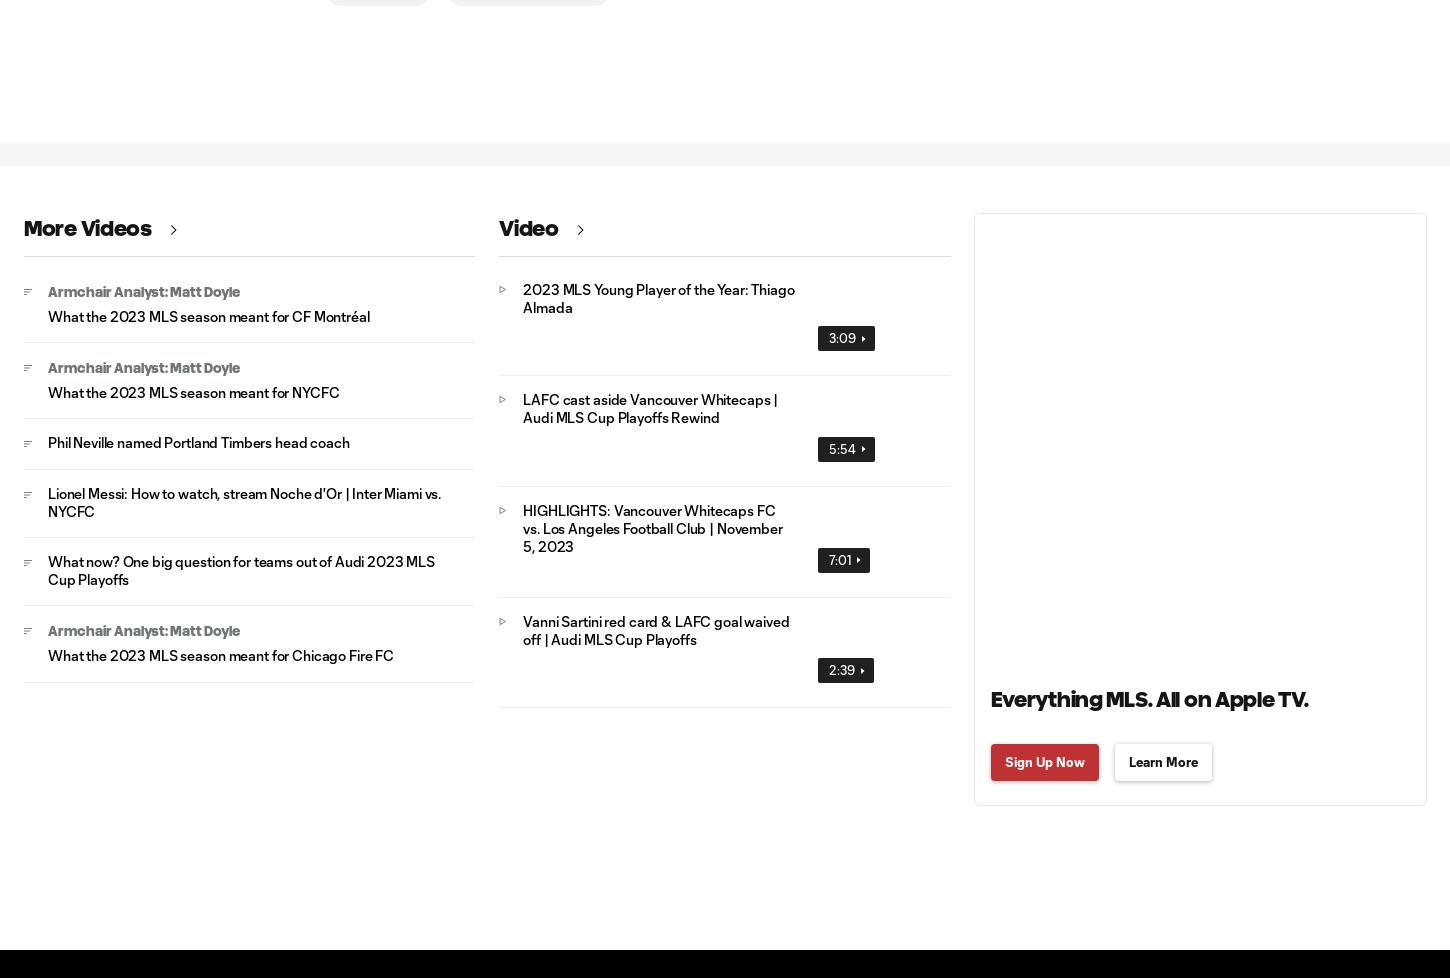 Image resolution: width=1450 pixels, height=978 pixels. What do you see at coordinates (1044, 759) in the screenshot?
I see `'Sign Up Now'` at bounding box center [1044, 759].